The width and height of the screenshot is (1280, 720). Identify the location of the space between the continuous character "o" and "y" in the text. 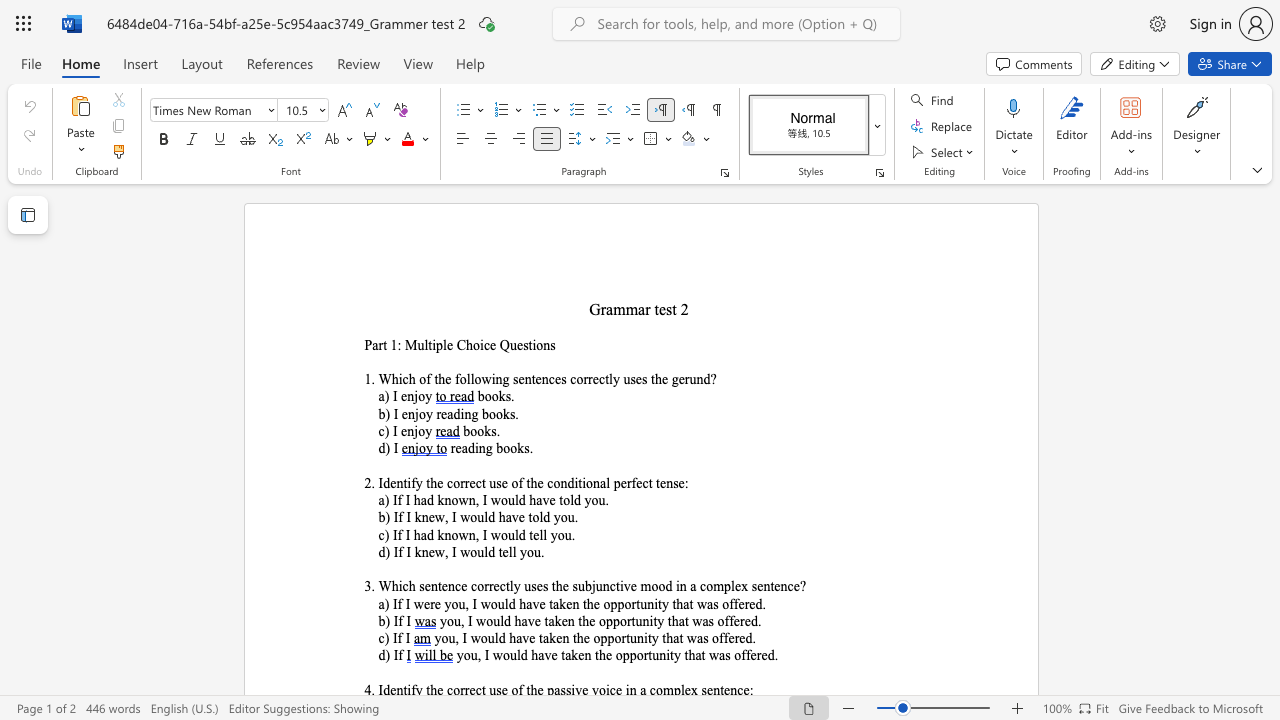
(424, 397).